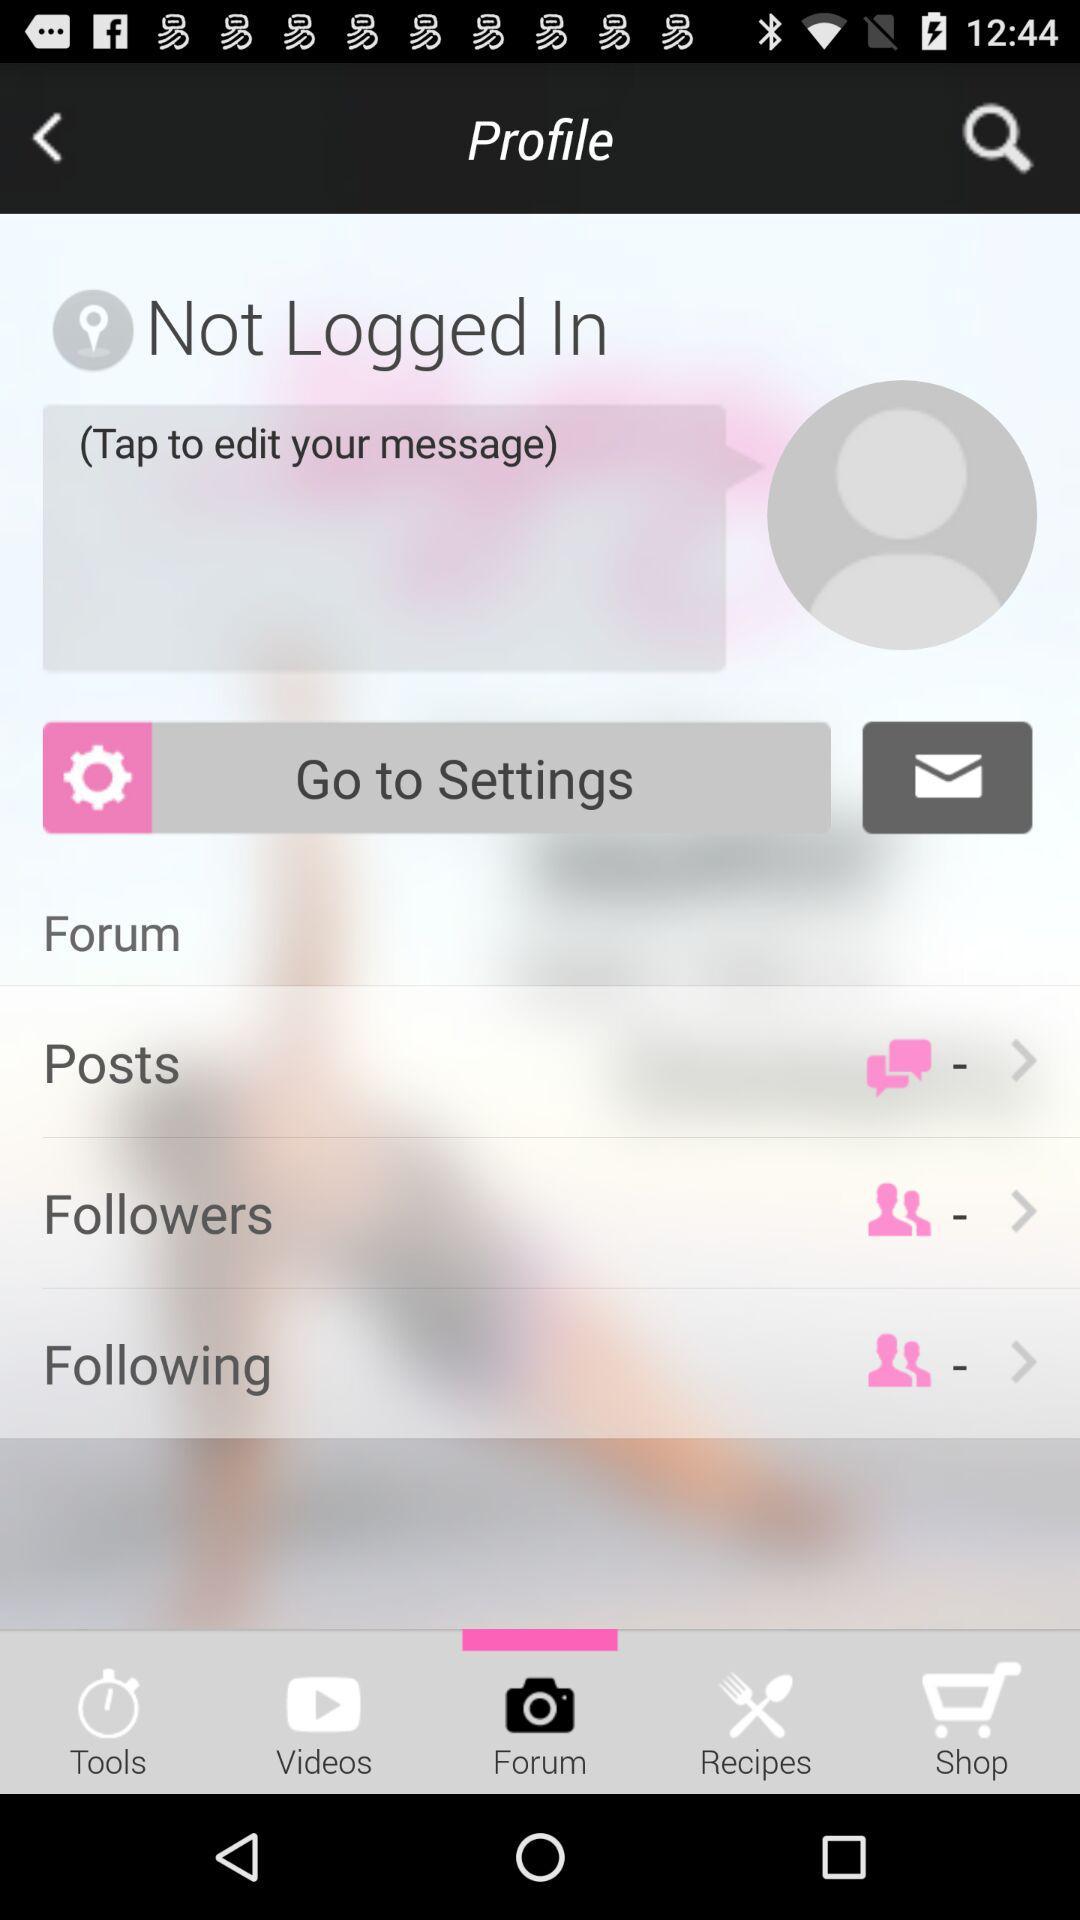 This screenshot has height=1920, width=1080. What do you see at coordinates (74, 147) in the screenshot?
I see `the arrow_backward icon` at bounding box center [74, 147].